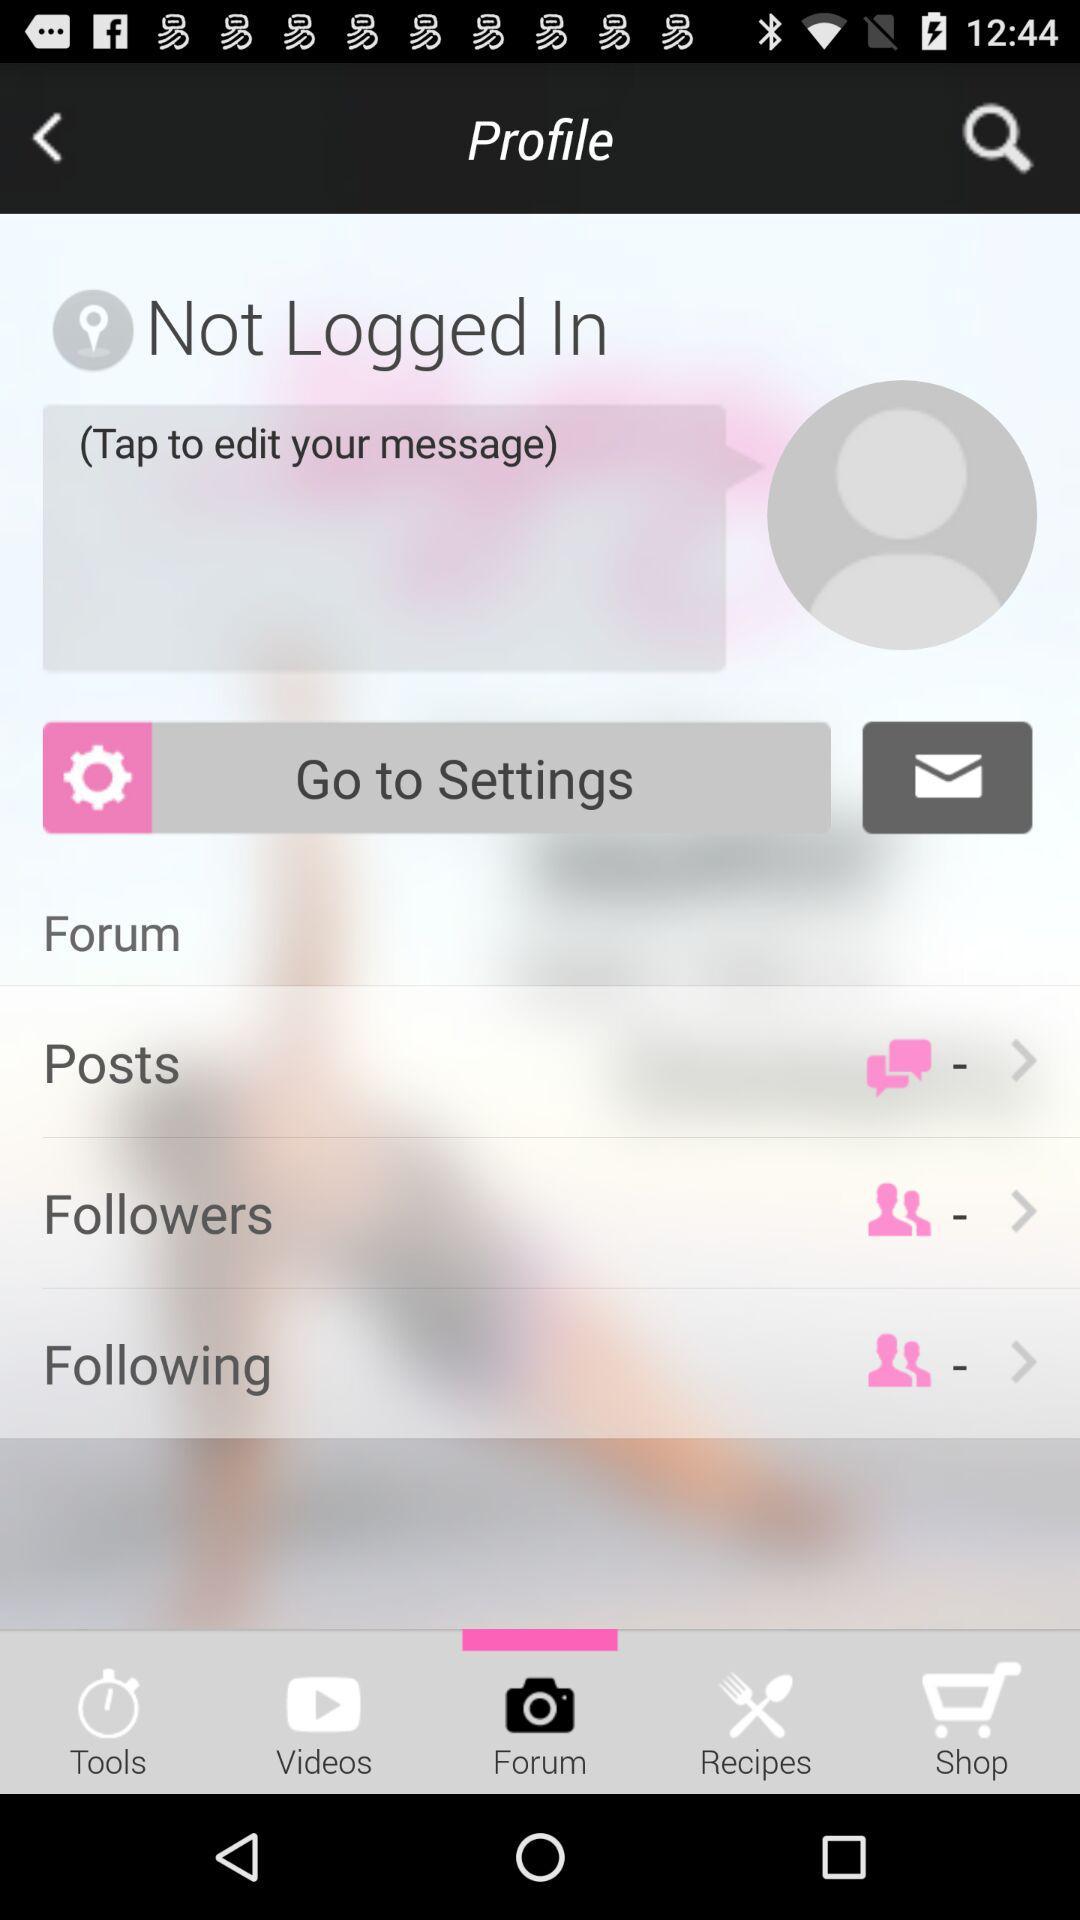 This screenshot has height=1920, width=1080. What do you see at coordinates (74, 147) in the screenshot?
I see `the arrow_backward icon` at bounding box center [74, 147].